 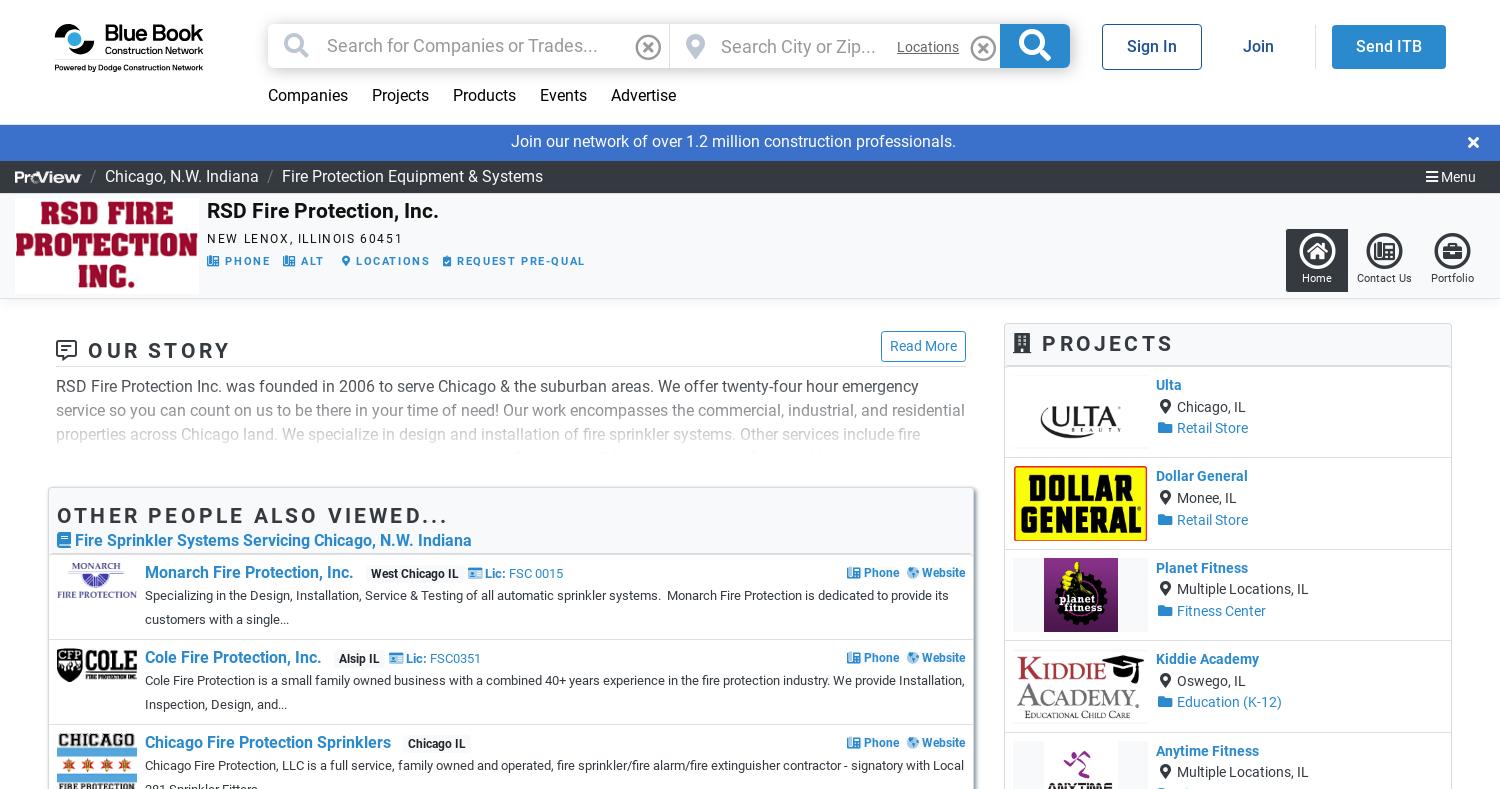 What do you see at coordinates (414, 573) in the screenshot?
I see `'West Chicago IL'` at bounding box center [414, 573].